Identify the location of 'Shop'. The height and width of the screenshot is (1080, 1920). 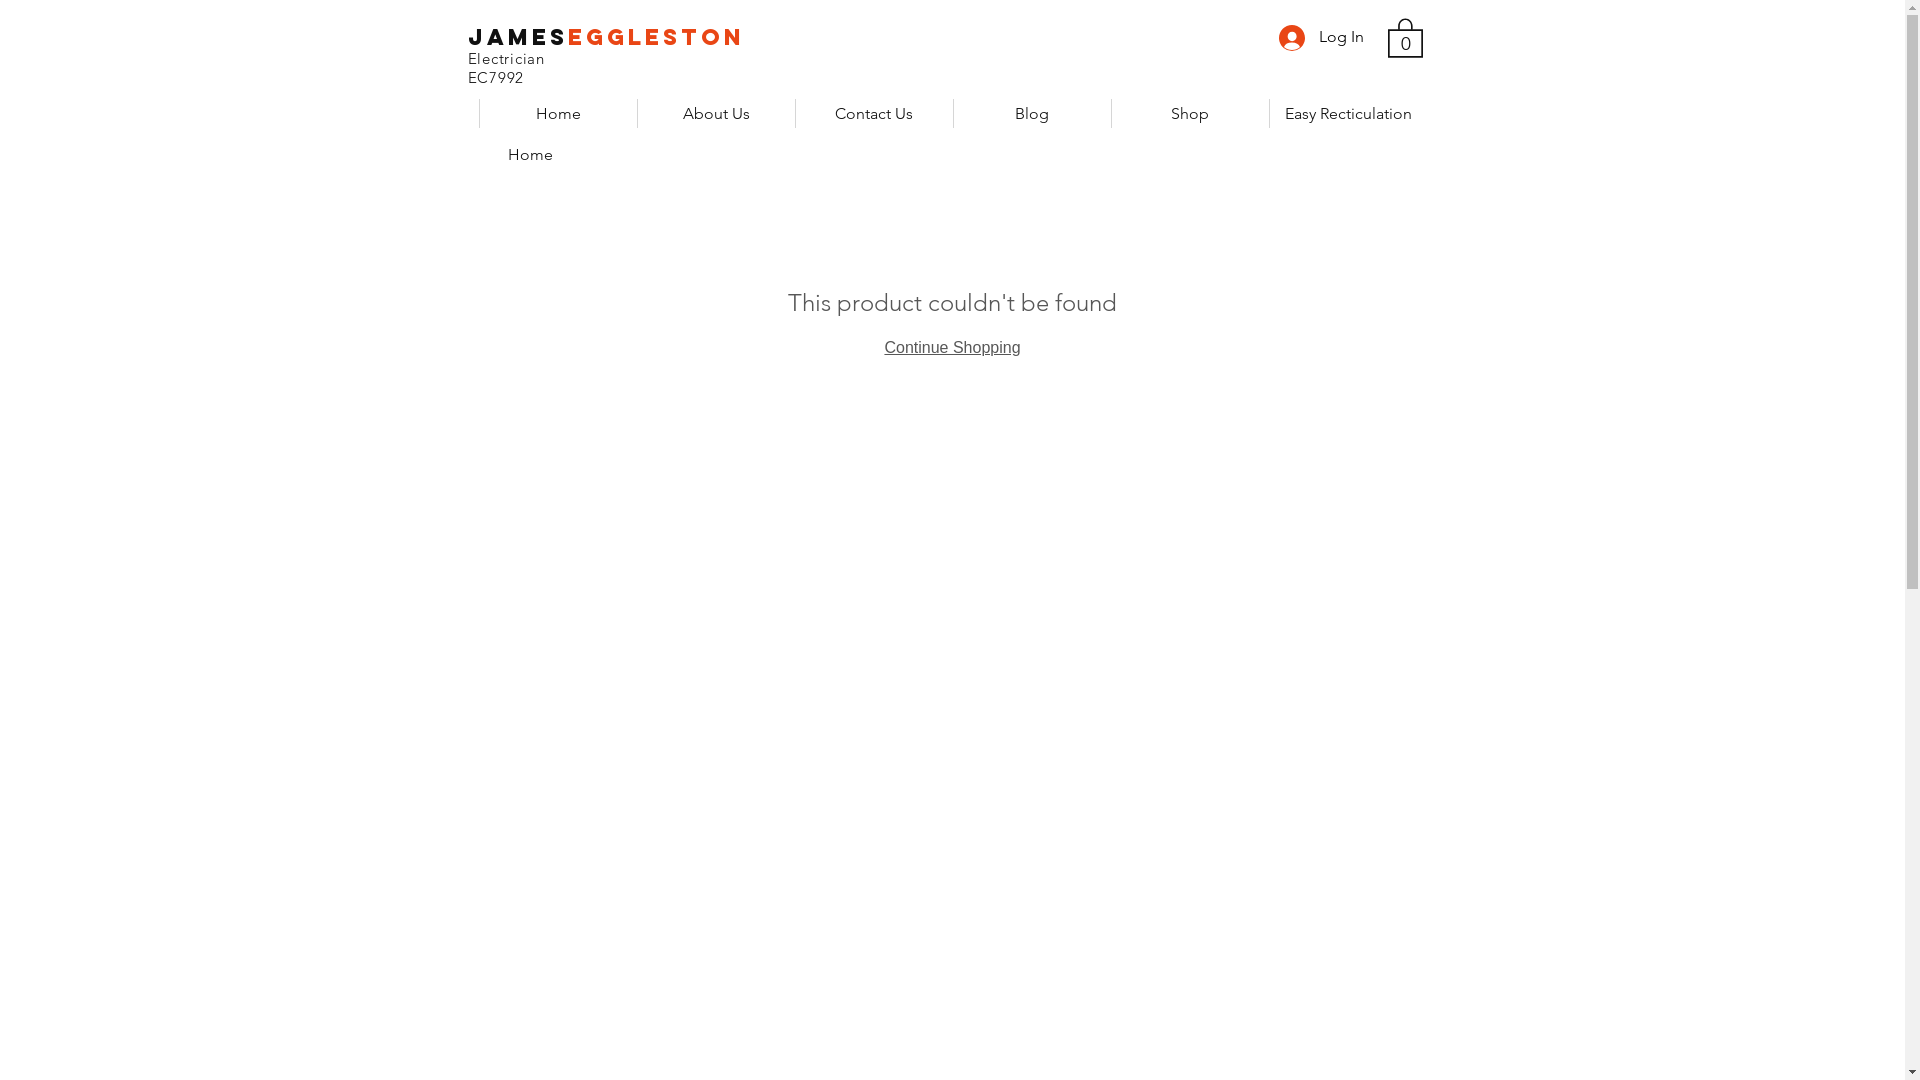
(1189, 113).